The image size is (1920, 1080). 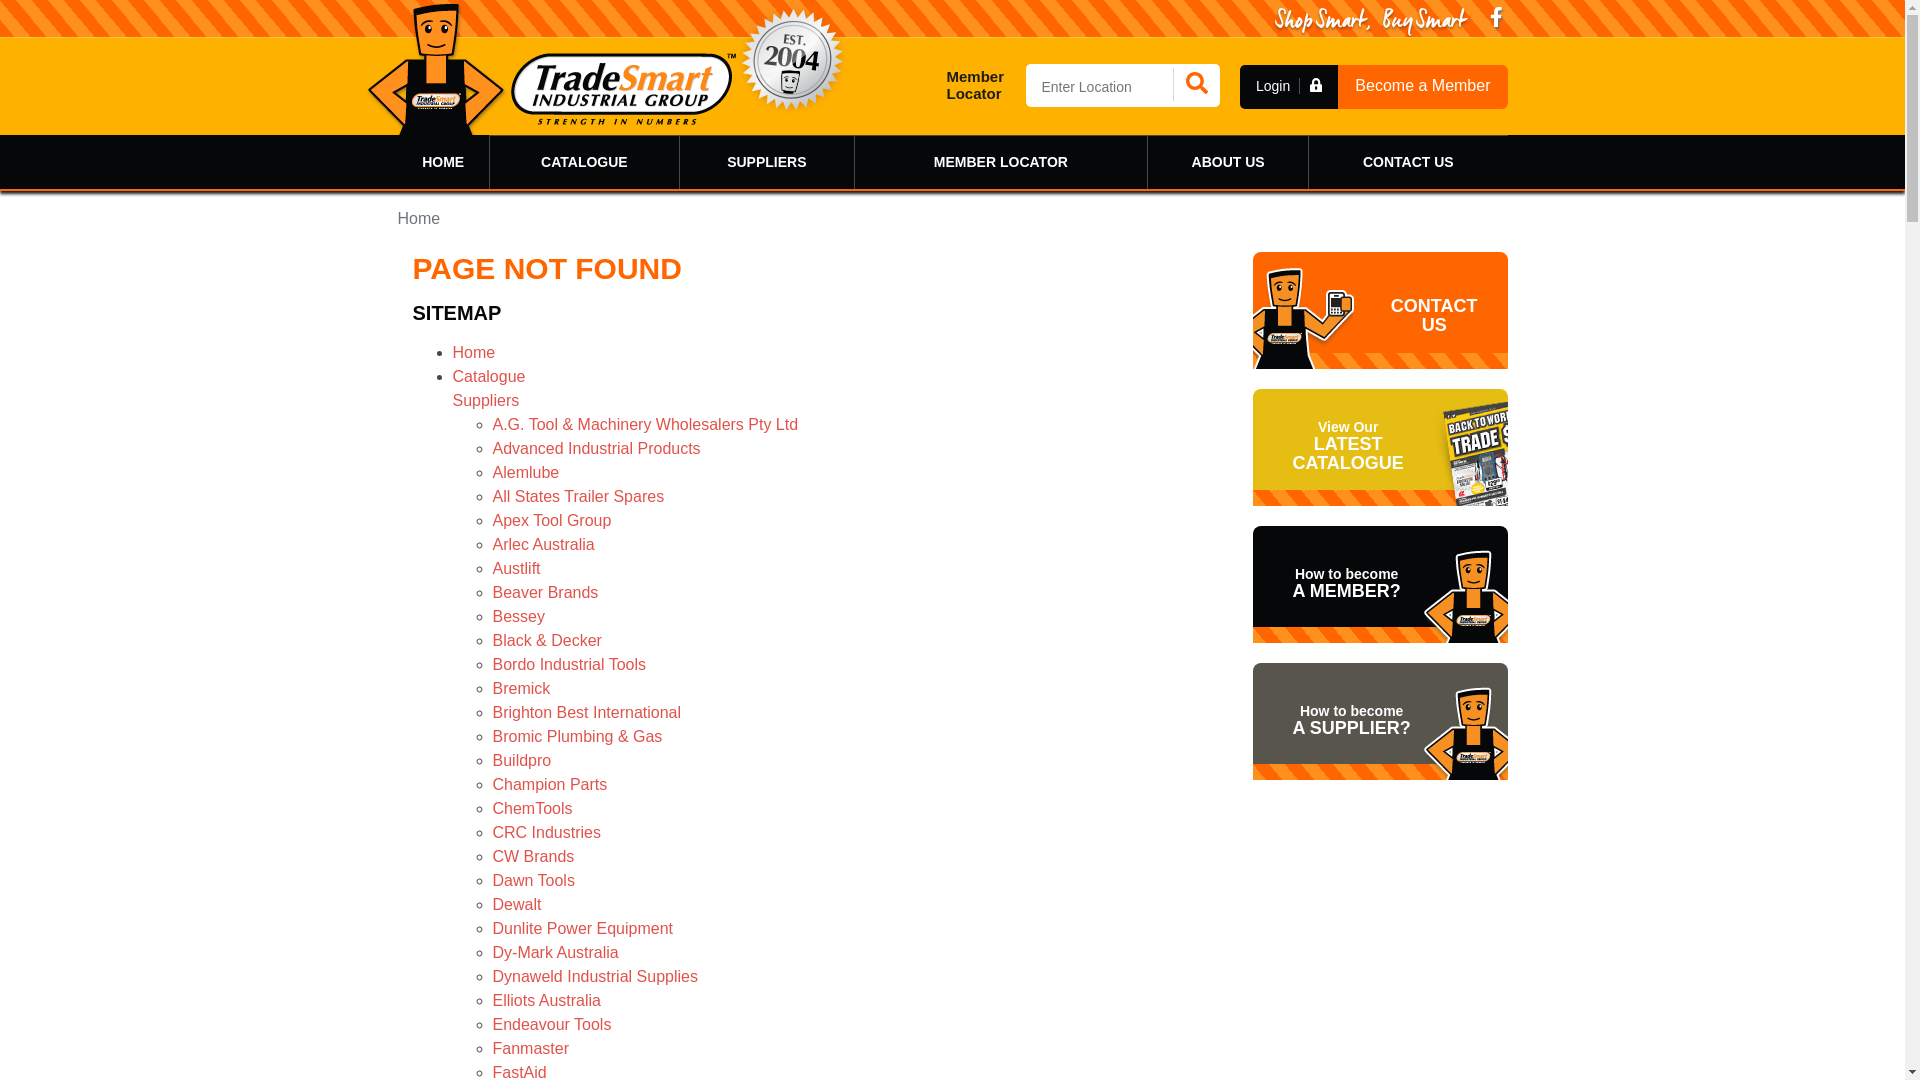 What do you see at coordinates (491, 904) in the screenshot?
I see `'Dewalt'` at bounding box center [491, 904].